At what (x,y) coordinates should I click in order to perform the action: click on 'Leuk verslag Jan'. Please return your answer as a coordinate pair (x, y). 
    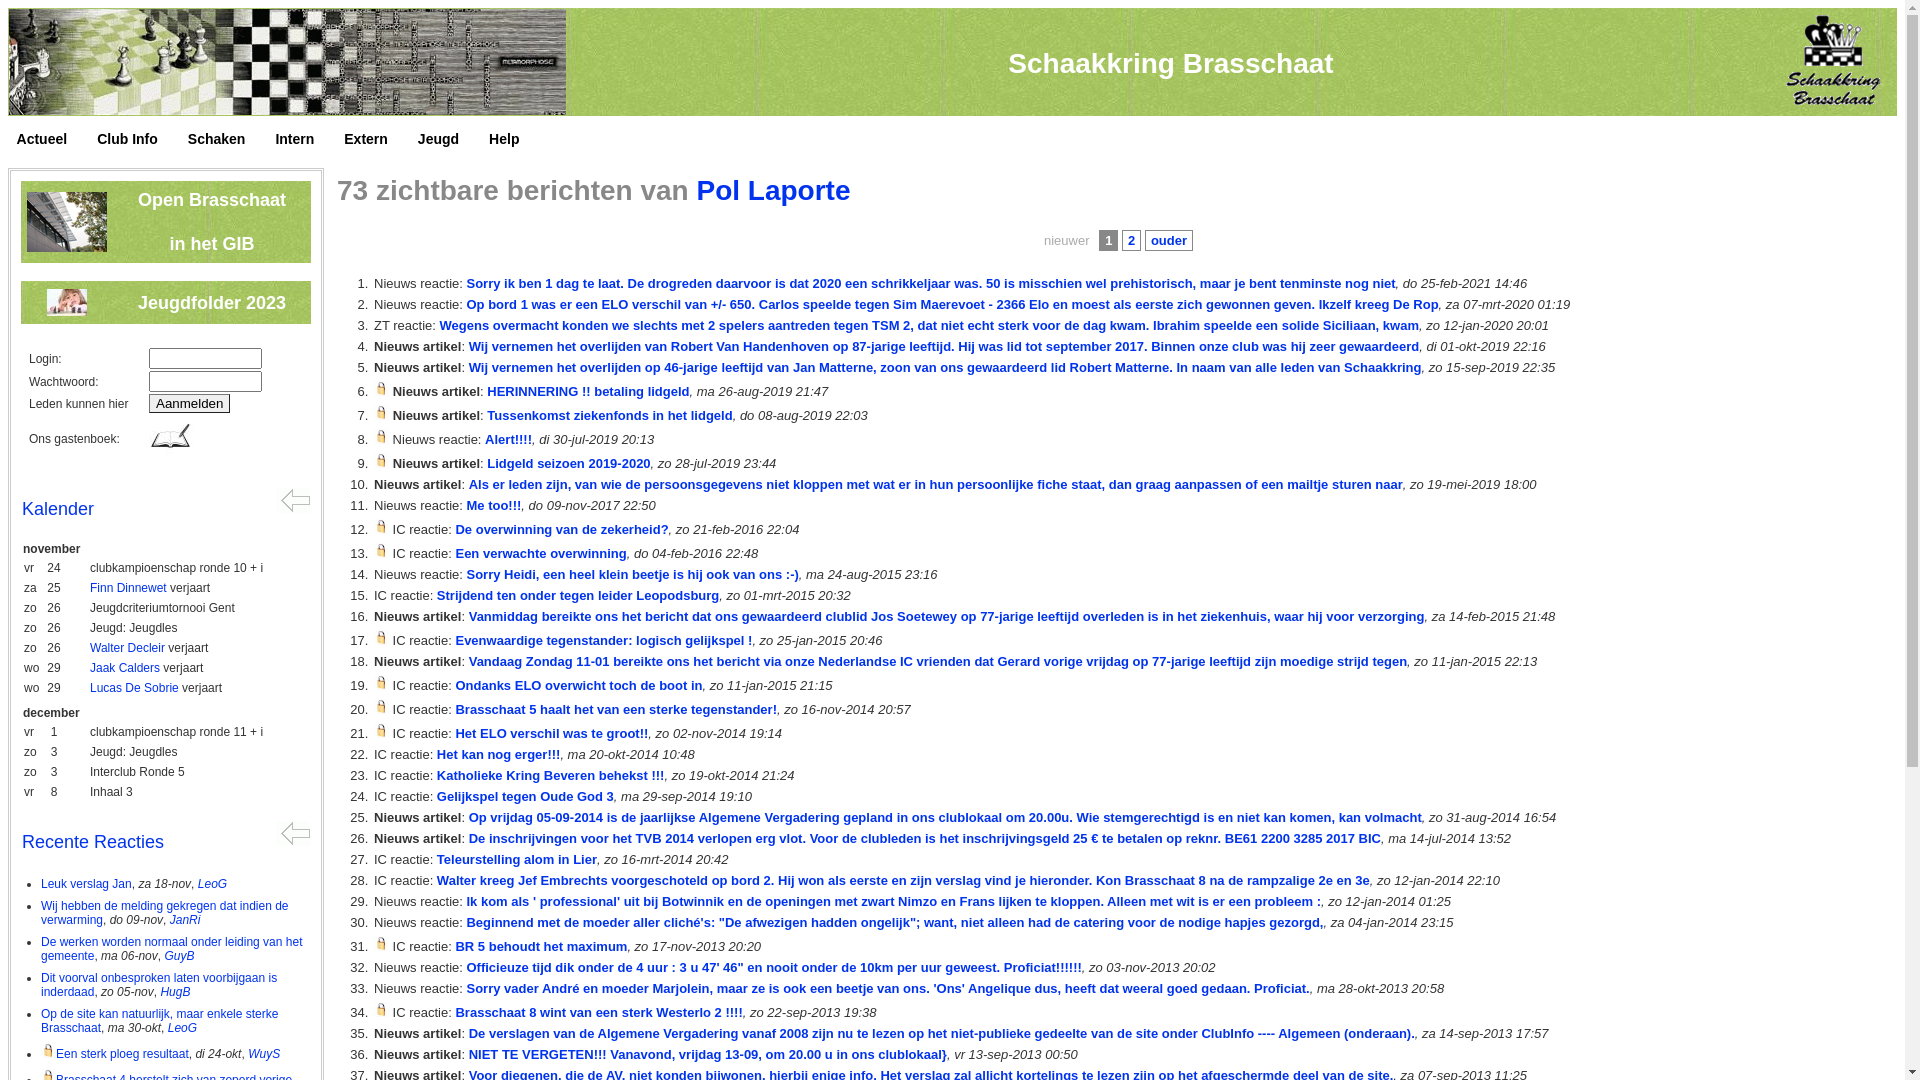
    Looking at the image, I should click on (85, 882).